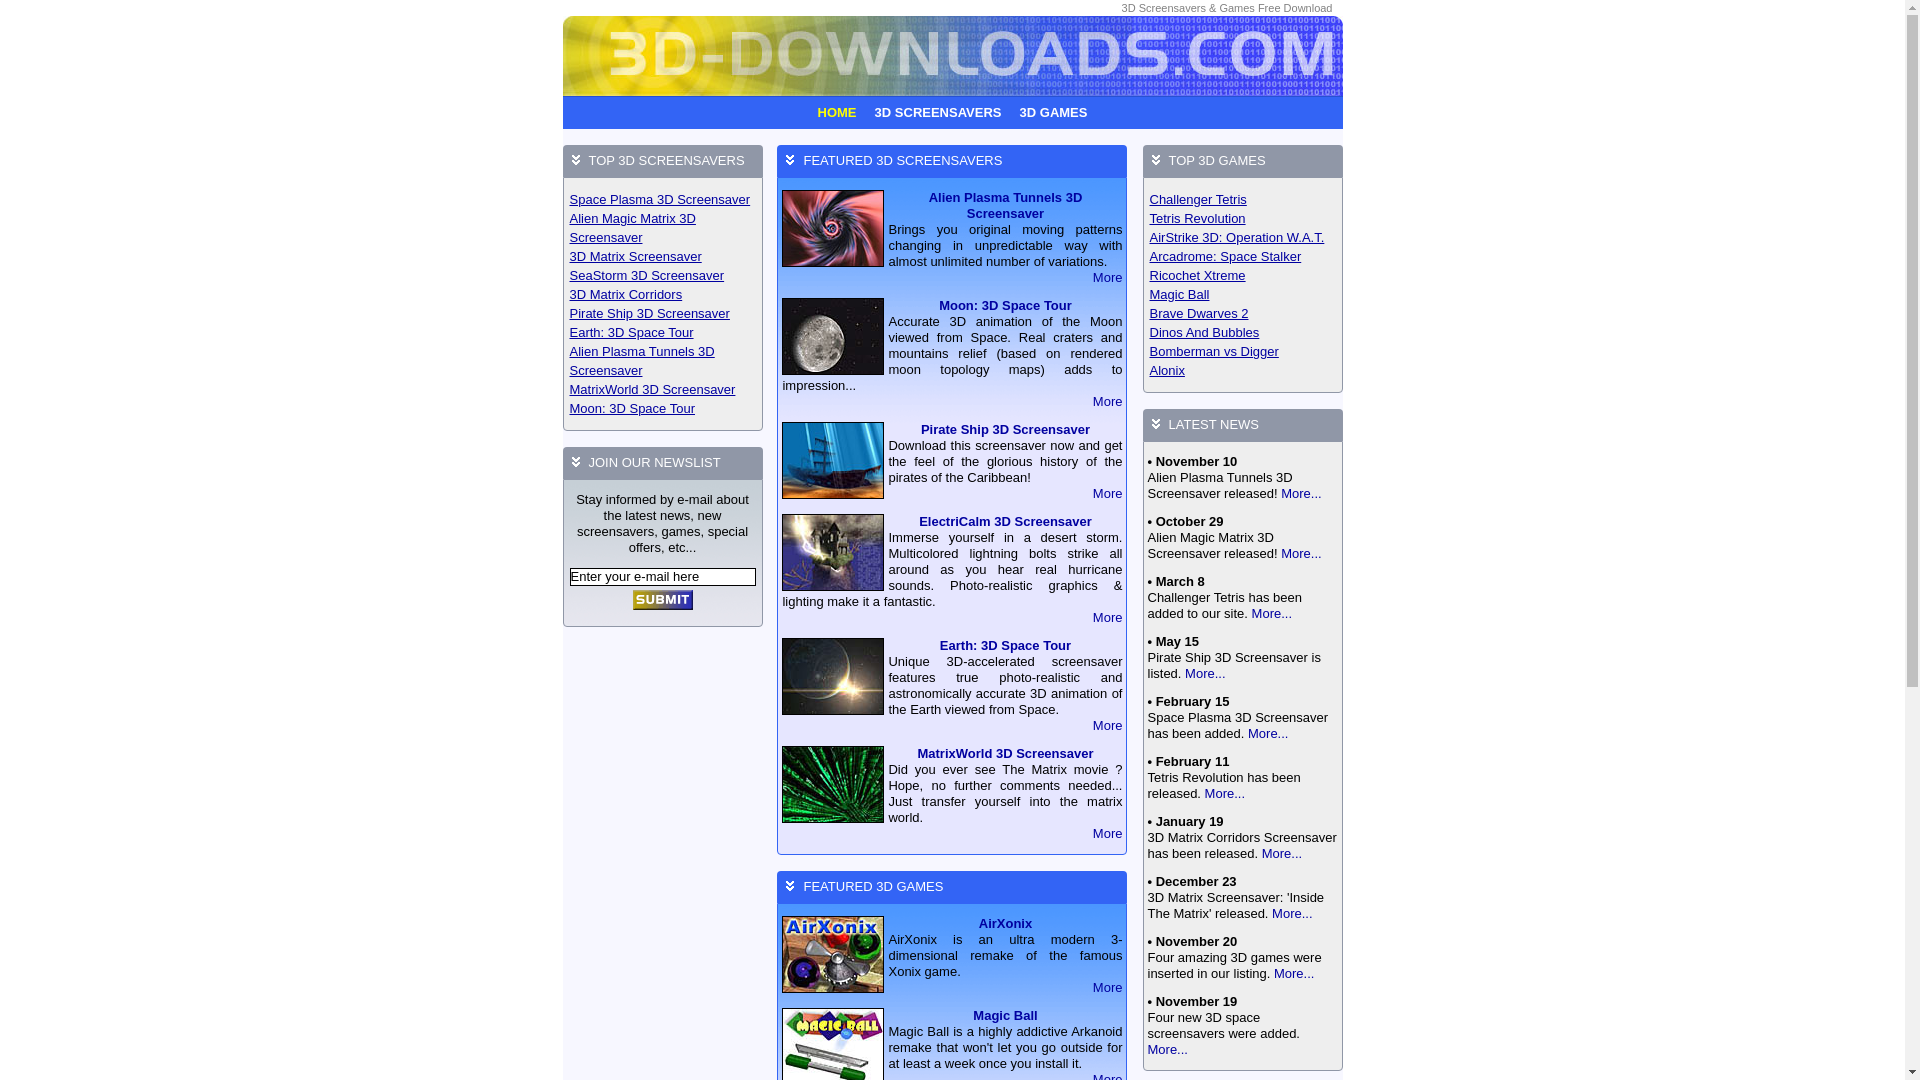 This screenshot has width=1920, height=1080. What do you see at coordinates (663, 407) in the screenshot?
I see `'Moon: 3D Space Tour'` at bounding box center [663, 407].